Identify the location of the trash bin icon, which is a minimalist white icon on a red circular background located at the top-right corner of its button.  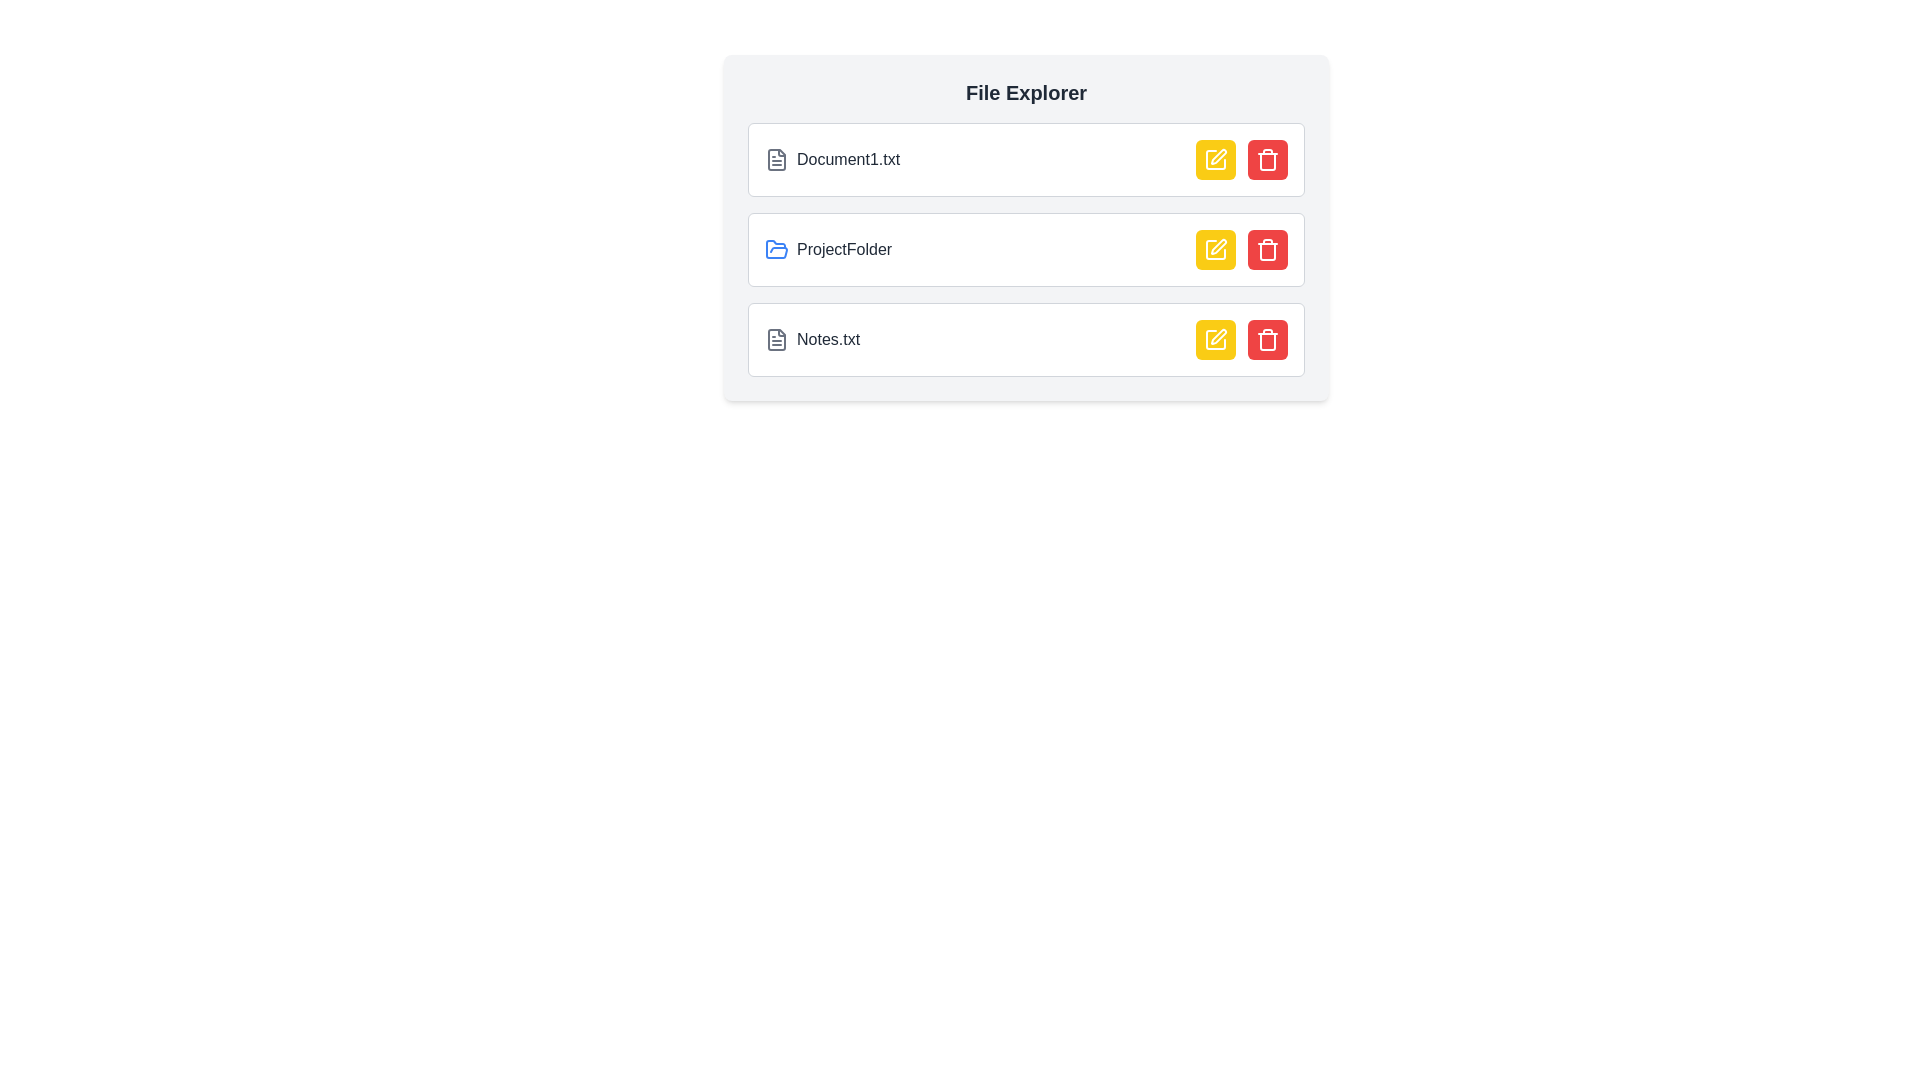
(1266, 338).